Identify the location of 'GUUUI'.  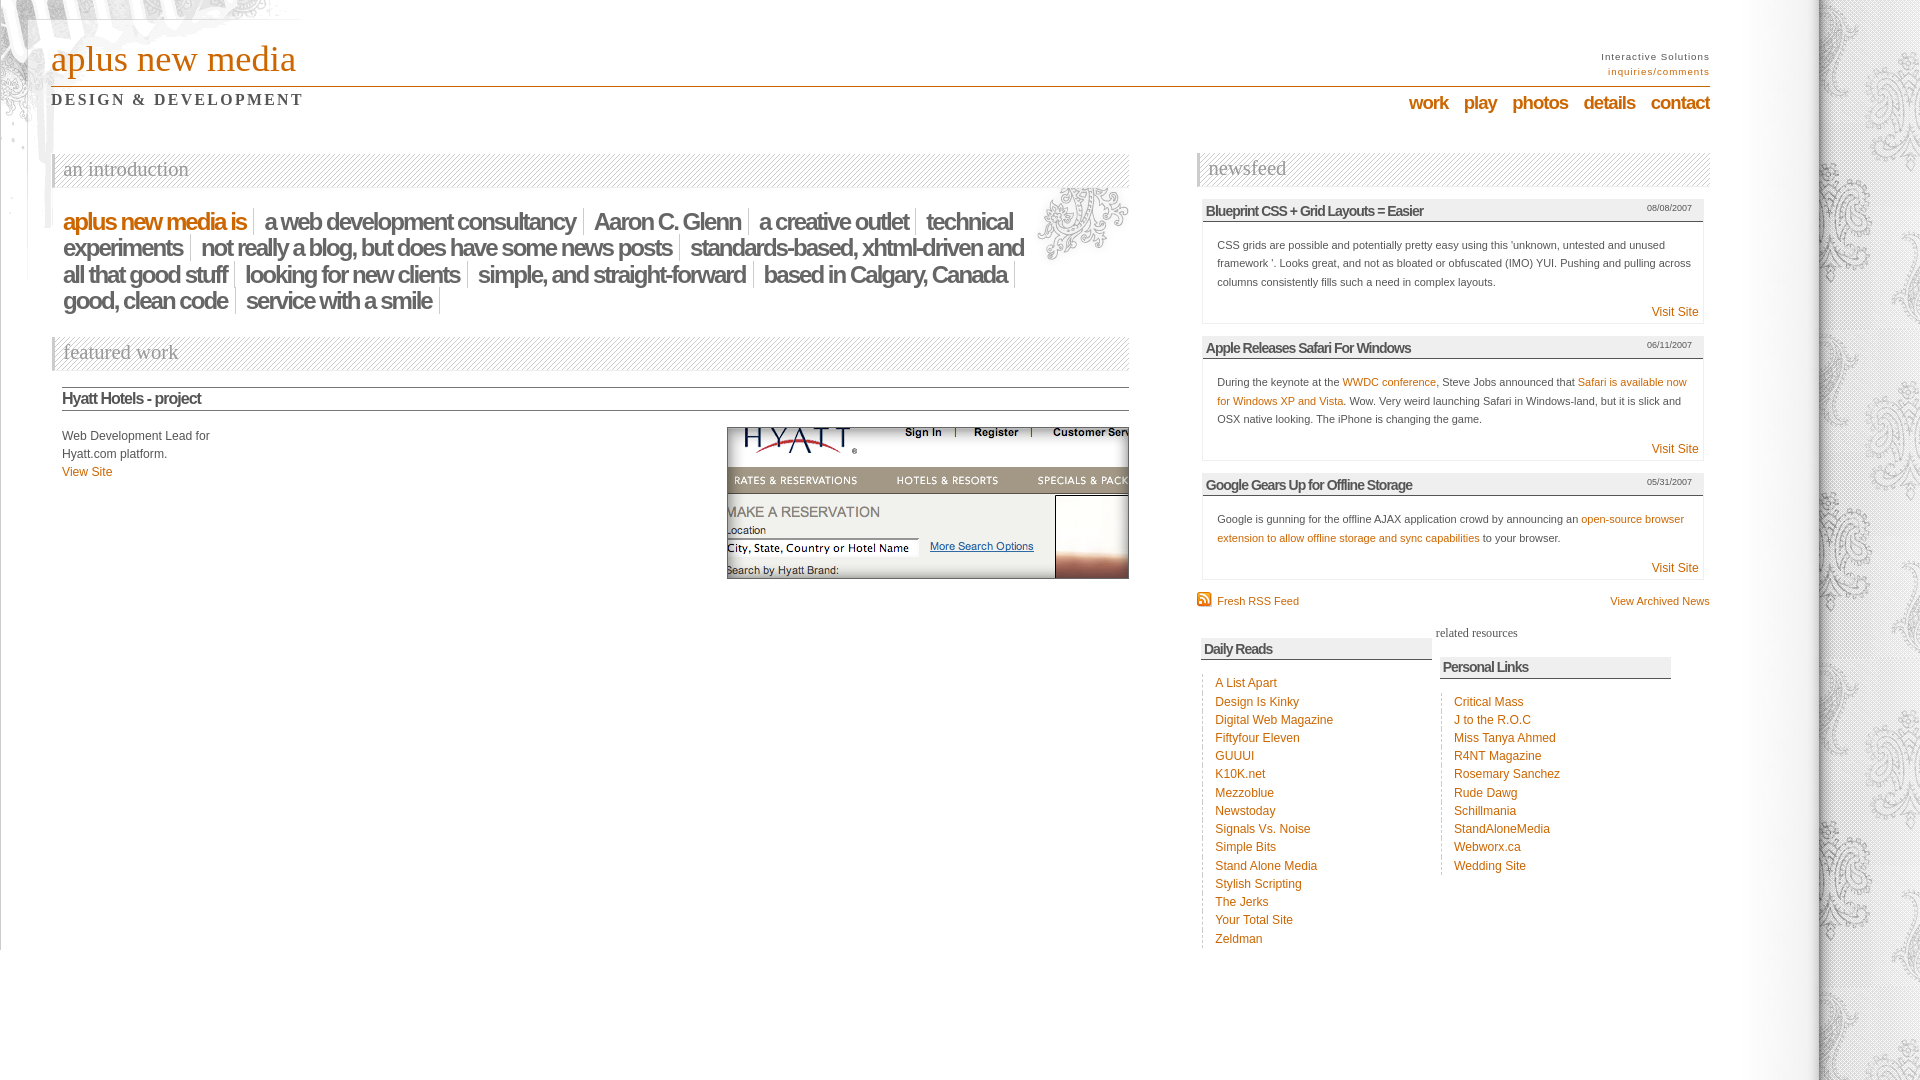
(1316, 756).